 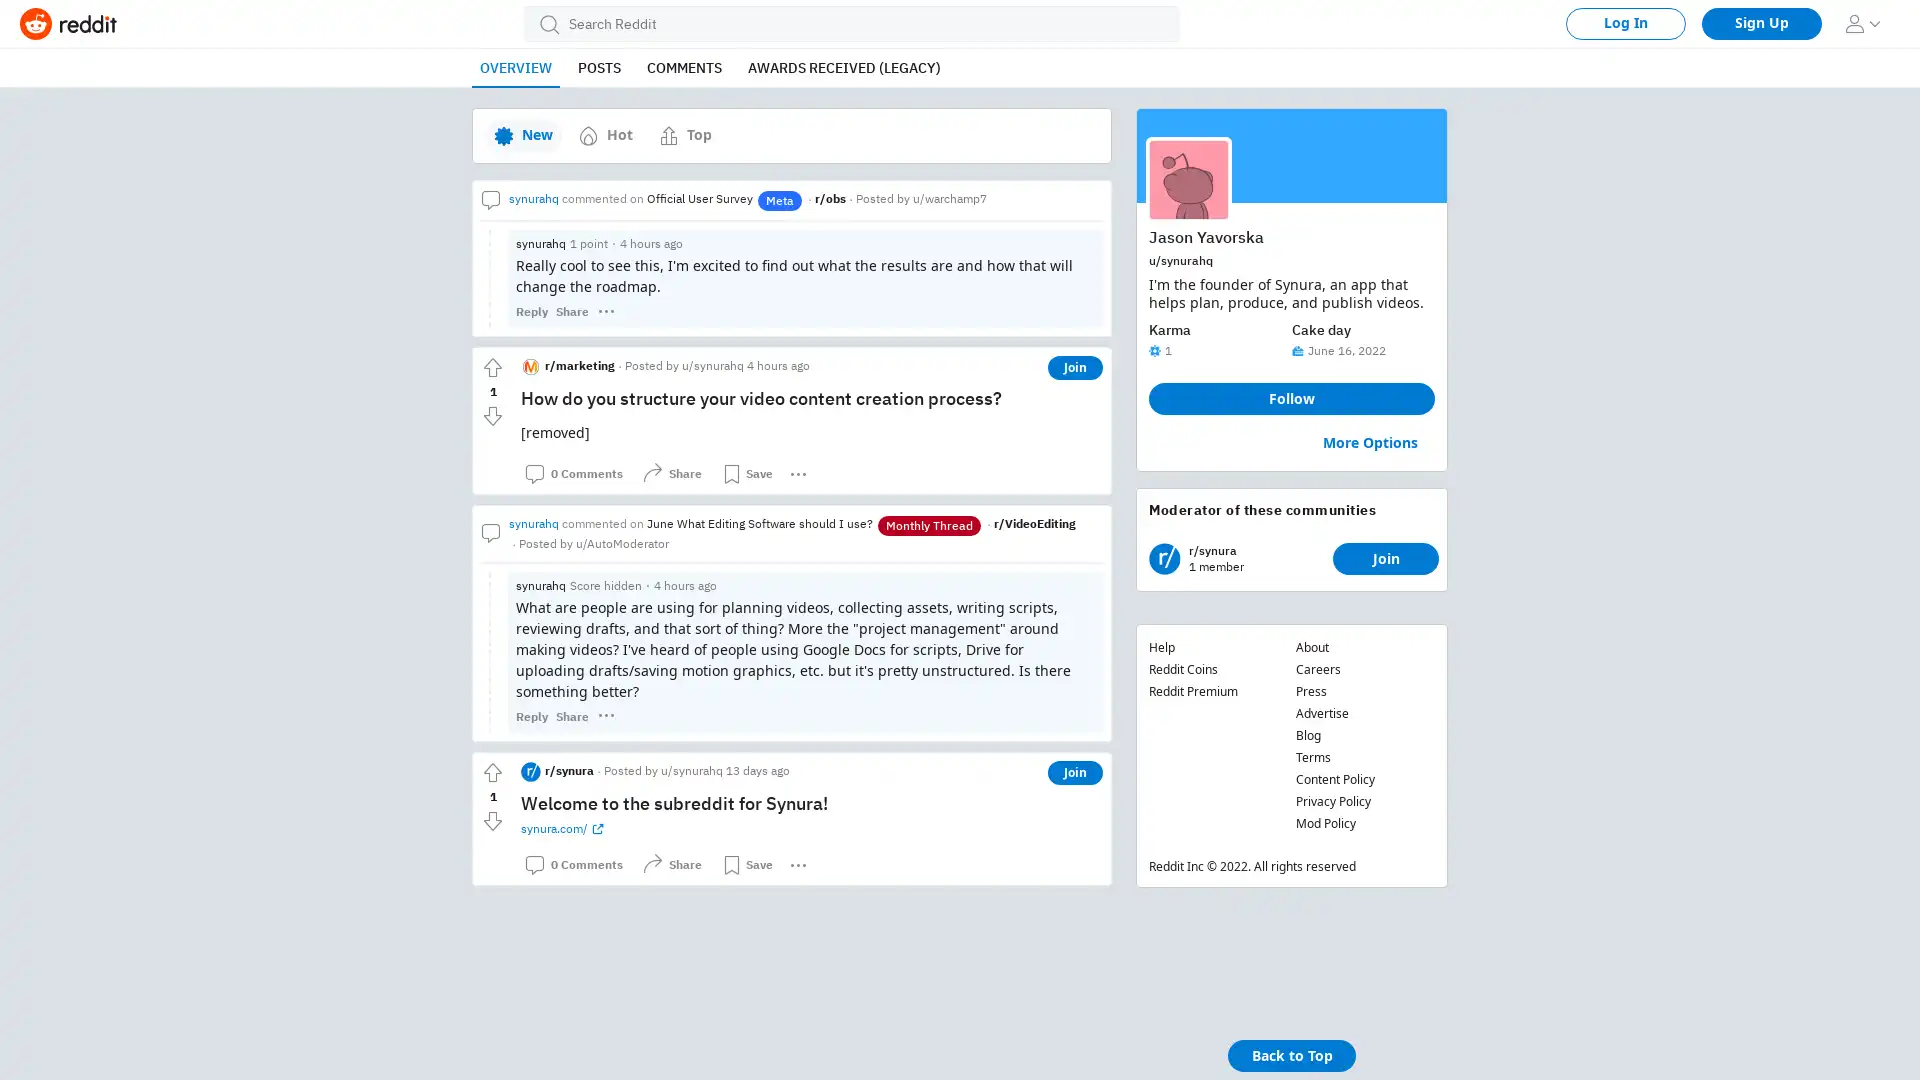 What do you see at coordinates (493, 820) in the screenshot?
I see `downvote` at bounding box center [493, 820].